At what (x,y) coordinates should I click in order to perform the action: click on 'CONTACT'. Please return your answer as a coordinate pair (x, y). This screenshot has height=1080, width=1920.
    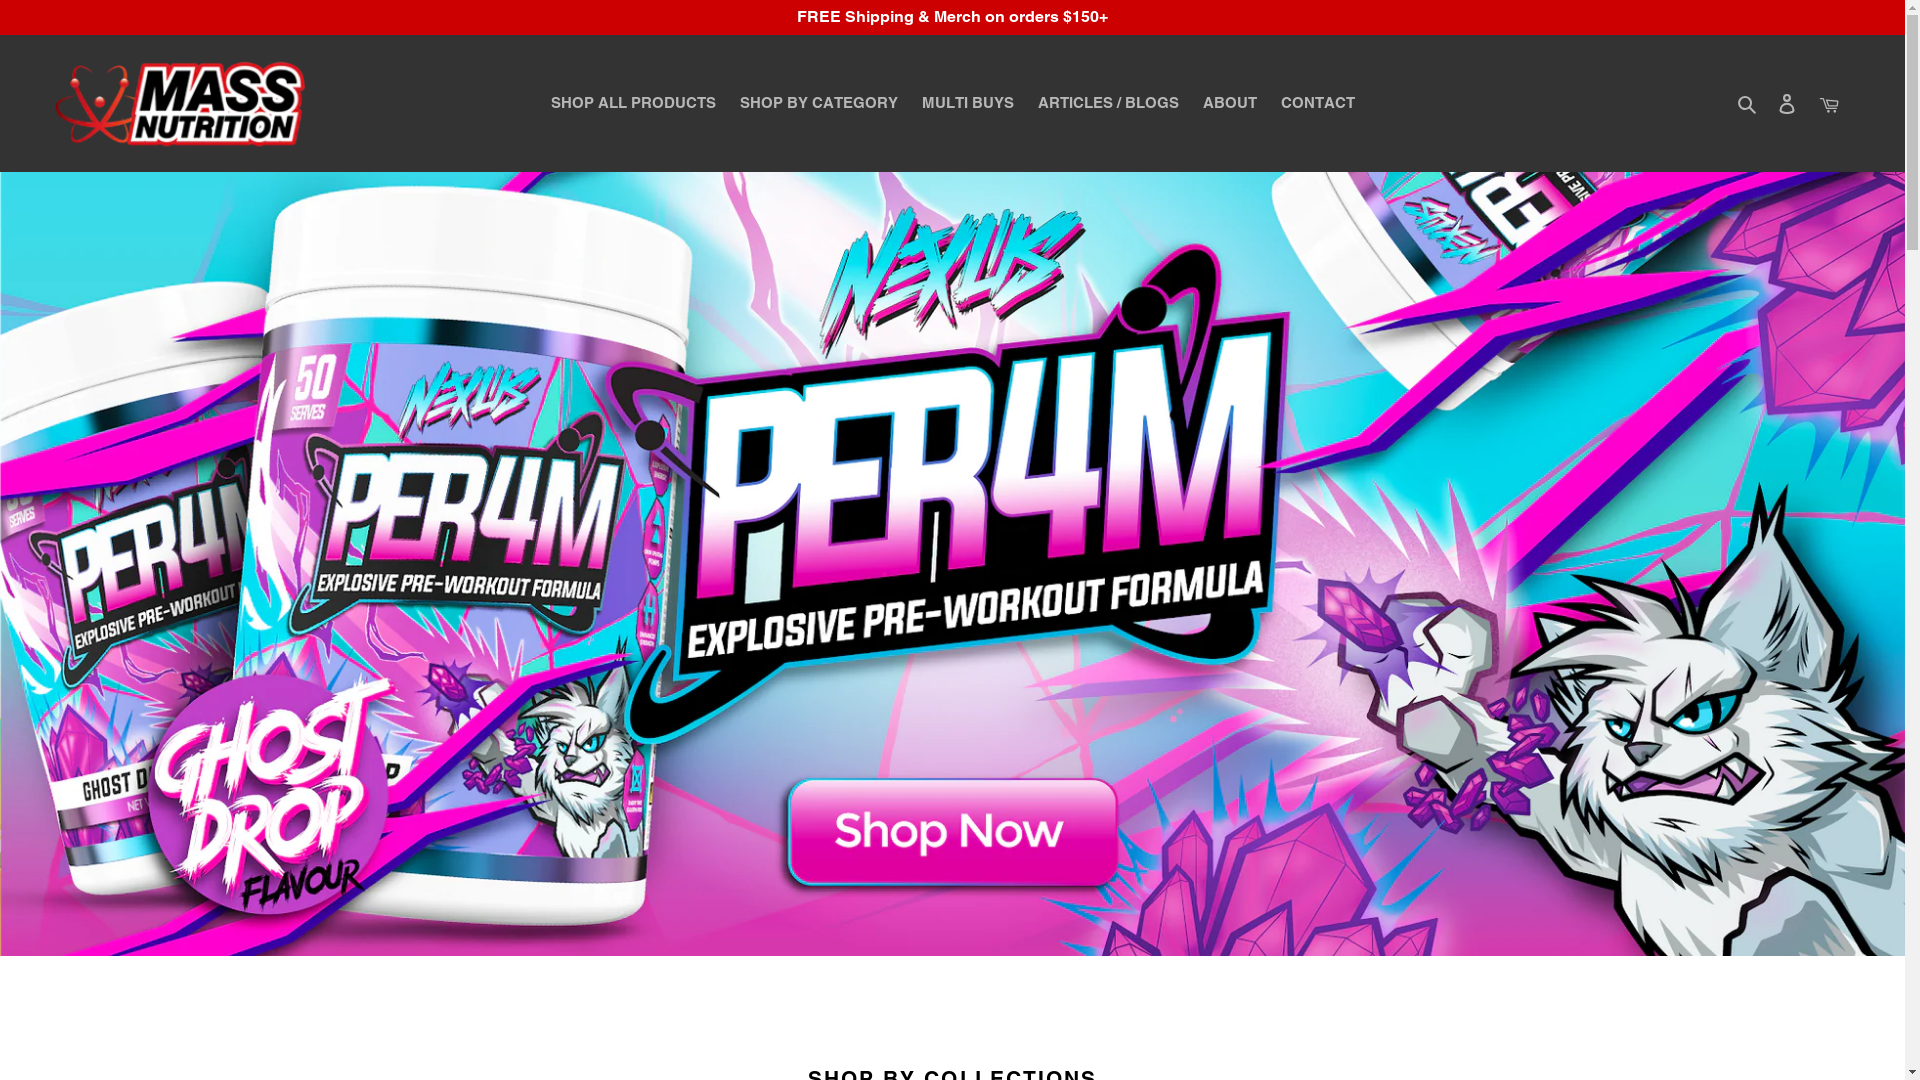
    Looking at the image, I should click on (1316, 103).